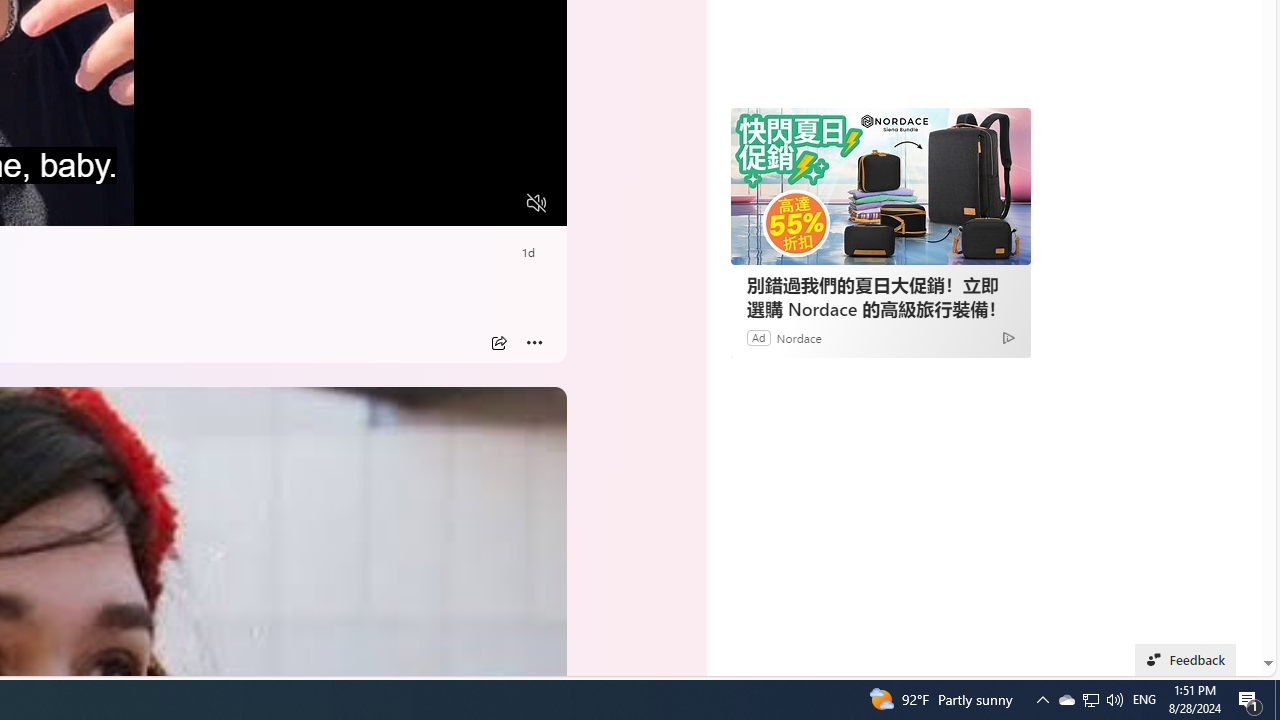 This screenshot has width=1280, height=720. I want to click on 'Nordace', so click(797, 336).